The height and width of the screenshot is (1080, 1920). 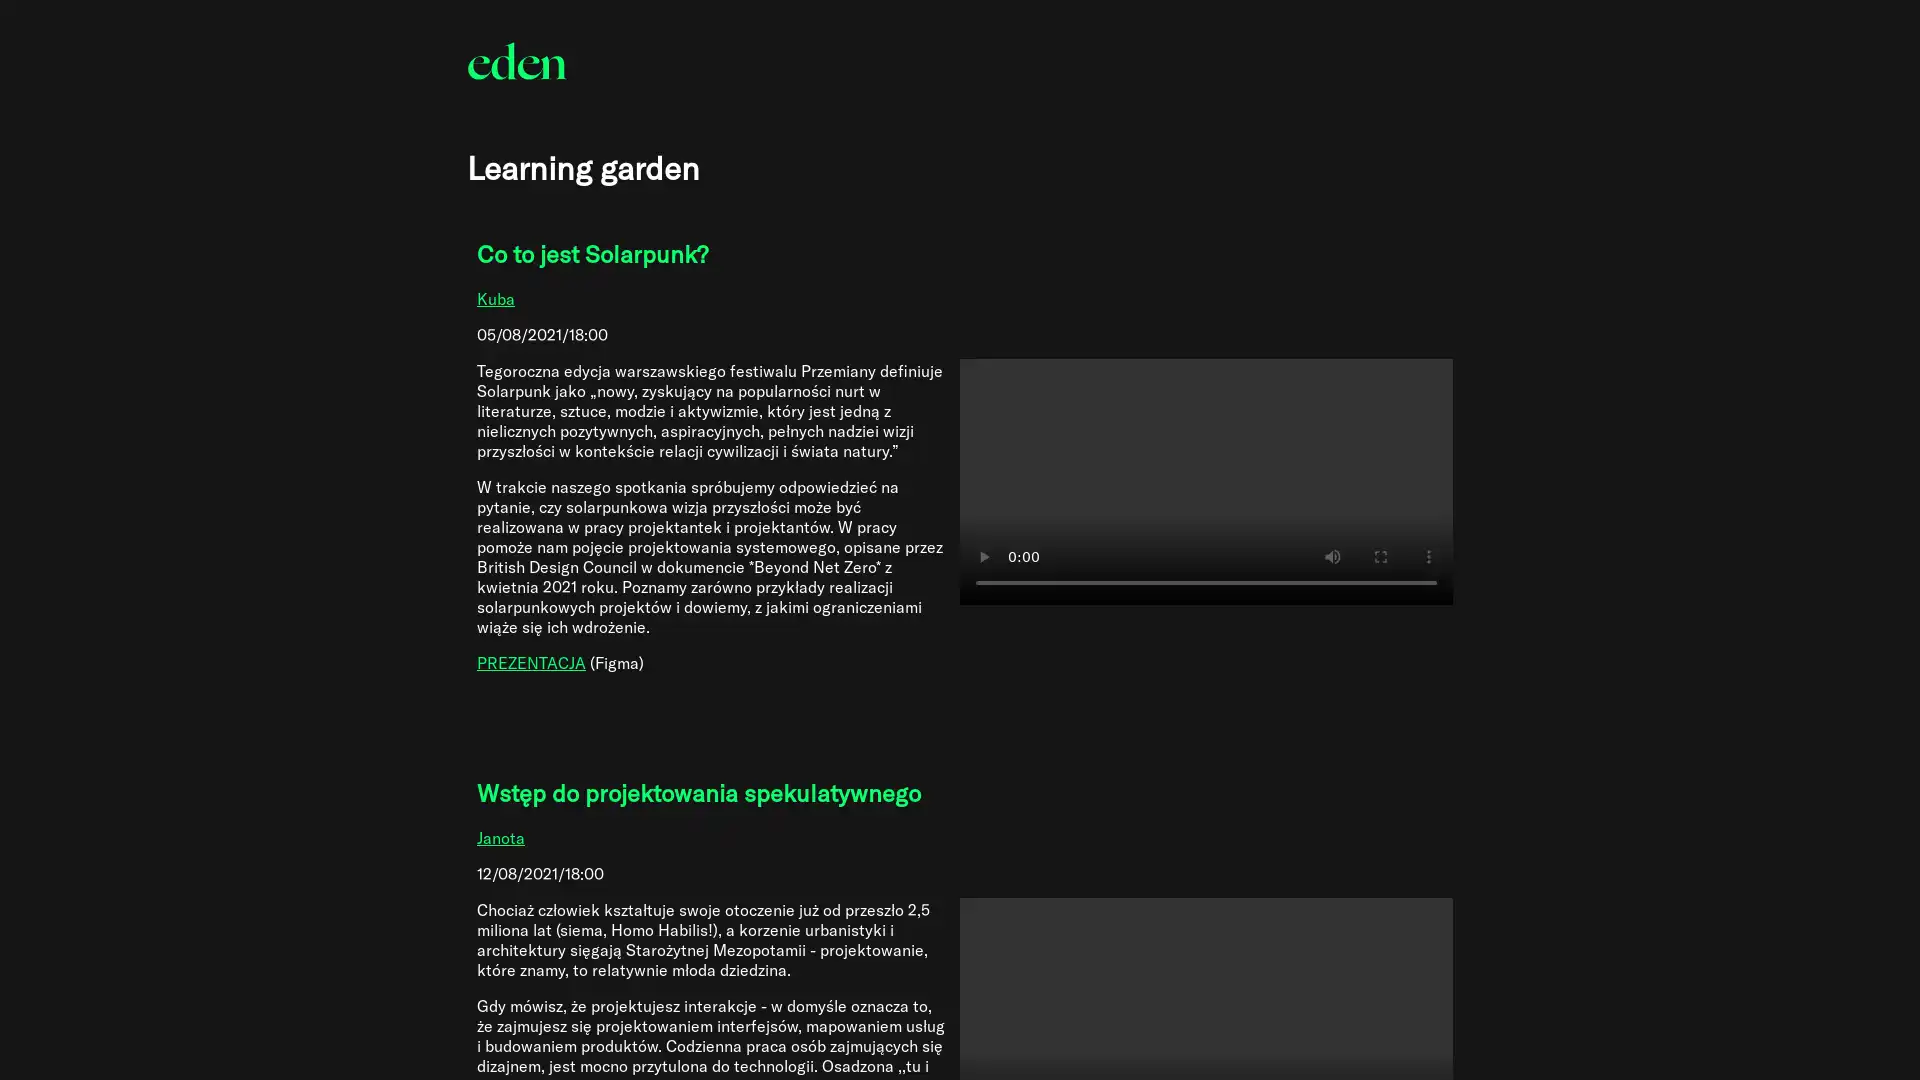 I want to click on play, so click(x=983, y=556).